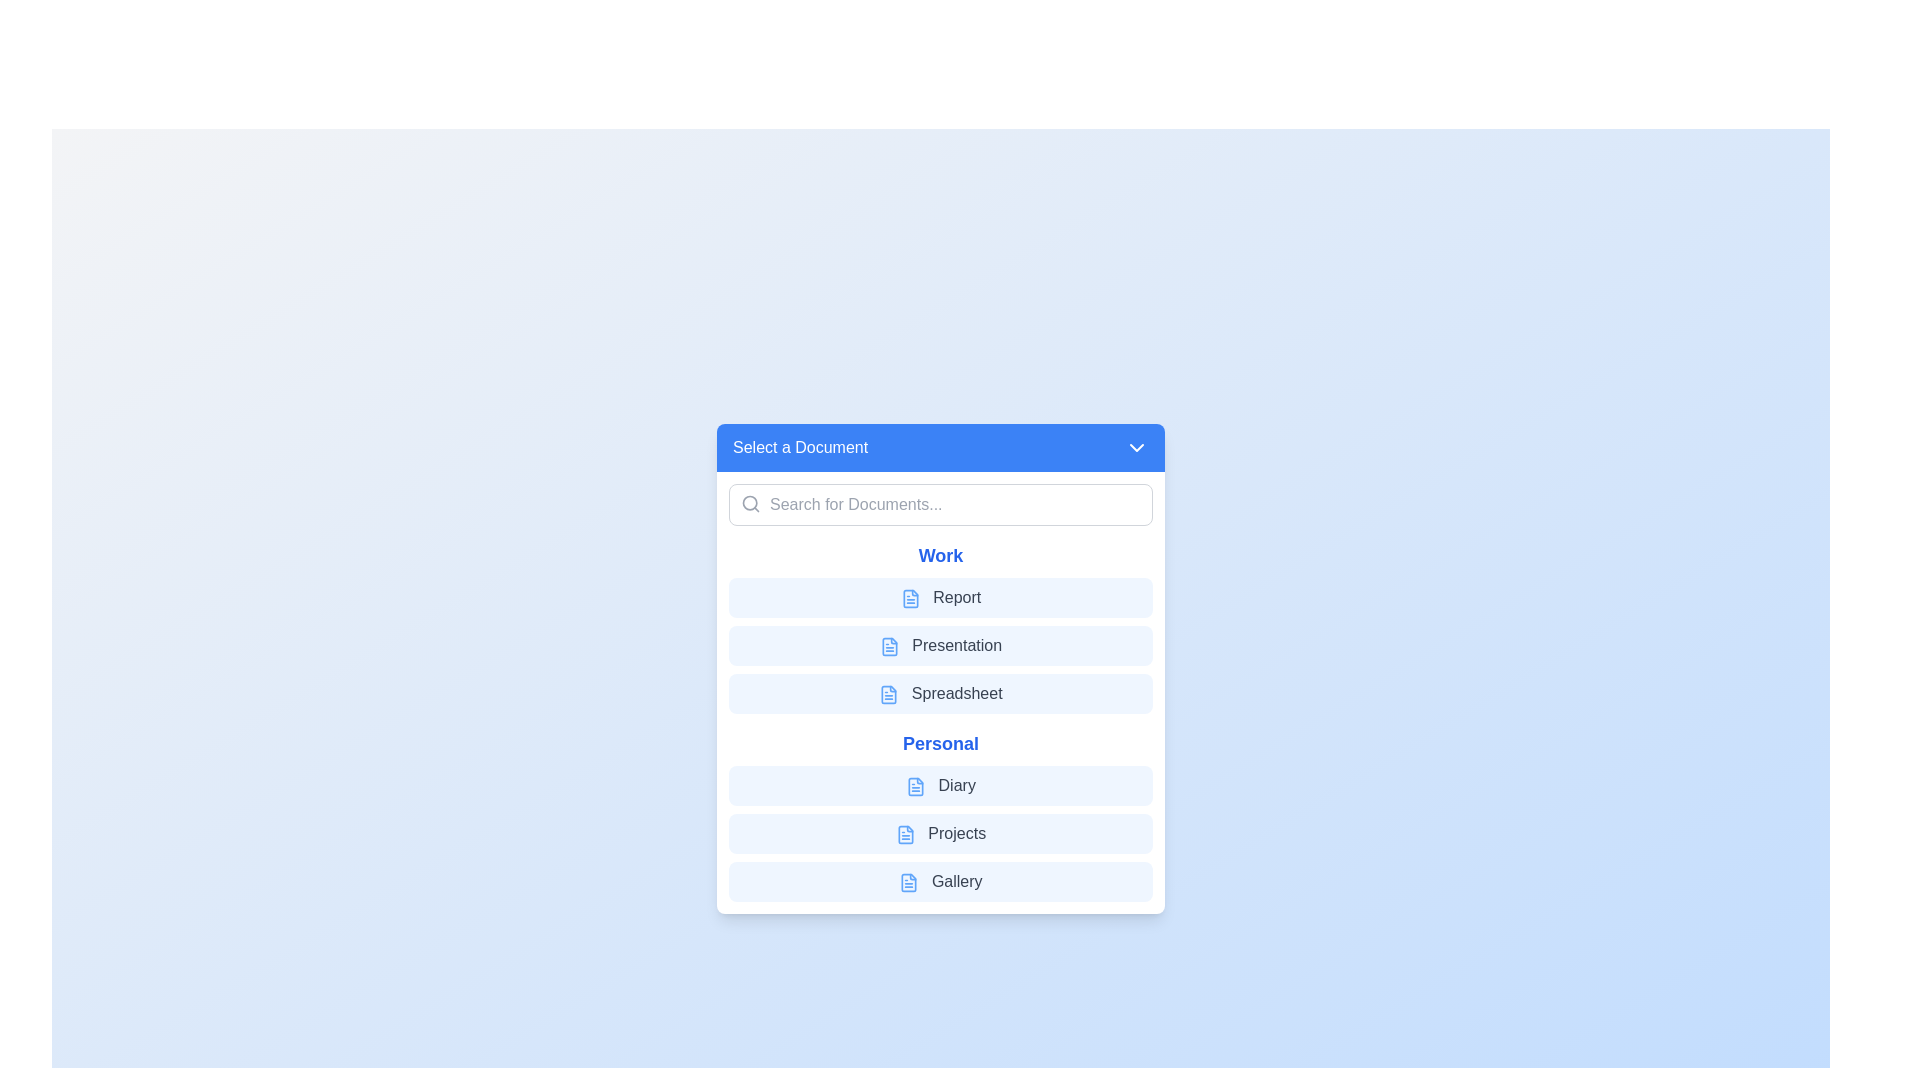 Image resolution: width=1920 pixels, height=1080 pixels. I want to click on the blue document SVG icon located to the left of the word 'Gallery' in the 'Personal' section, so click(908, 881).